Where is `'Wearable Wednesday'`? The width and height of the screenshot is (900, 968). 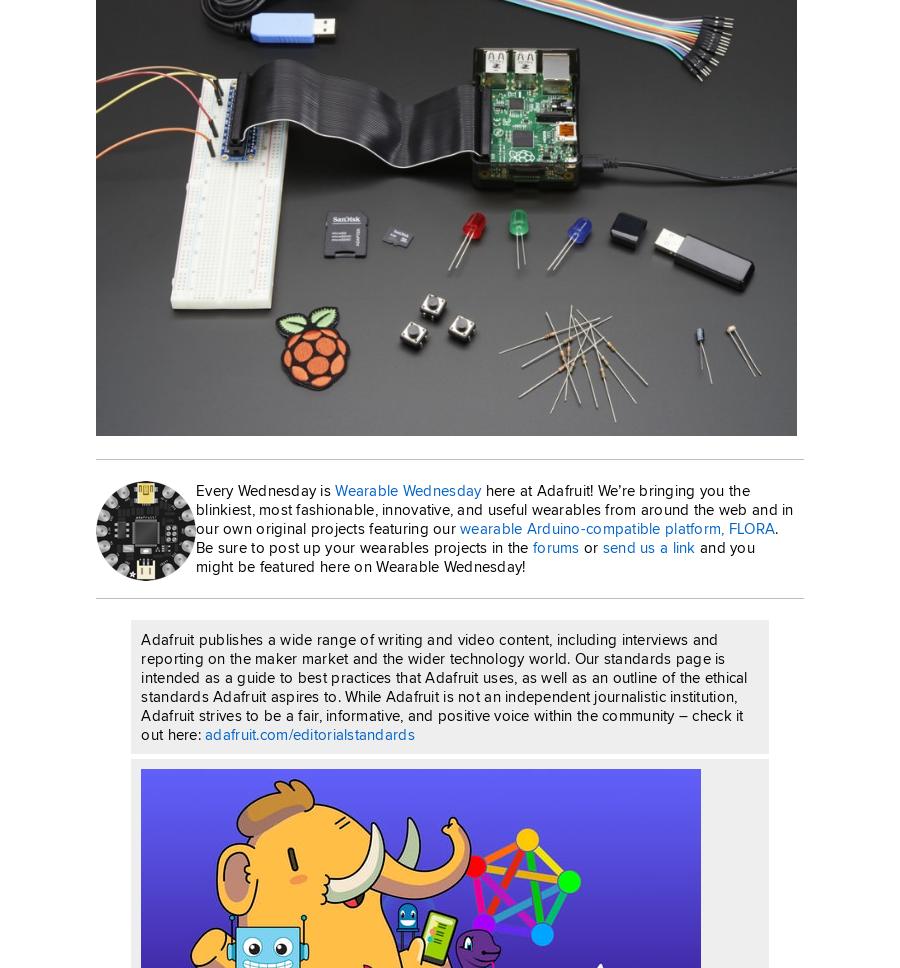 'Wearable Wednesday' is located at coordinates (407, 489).